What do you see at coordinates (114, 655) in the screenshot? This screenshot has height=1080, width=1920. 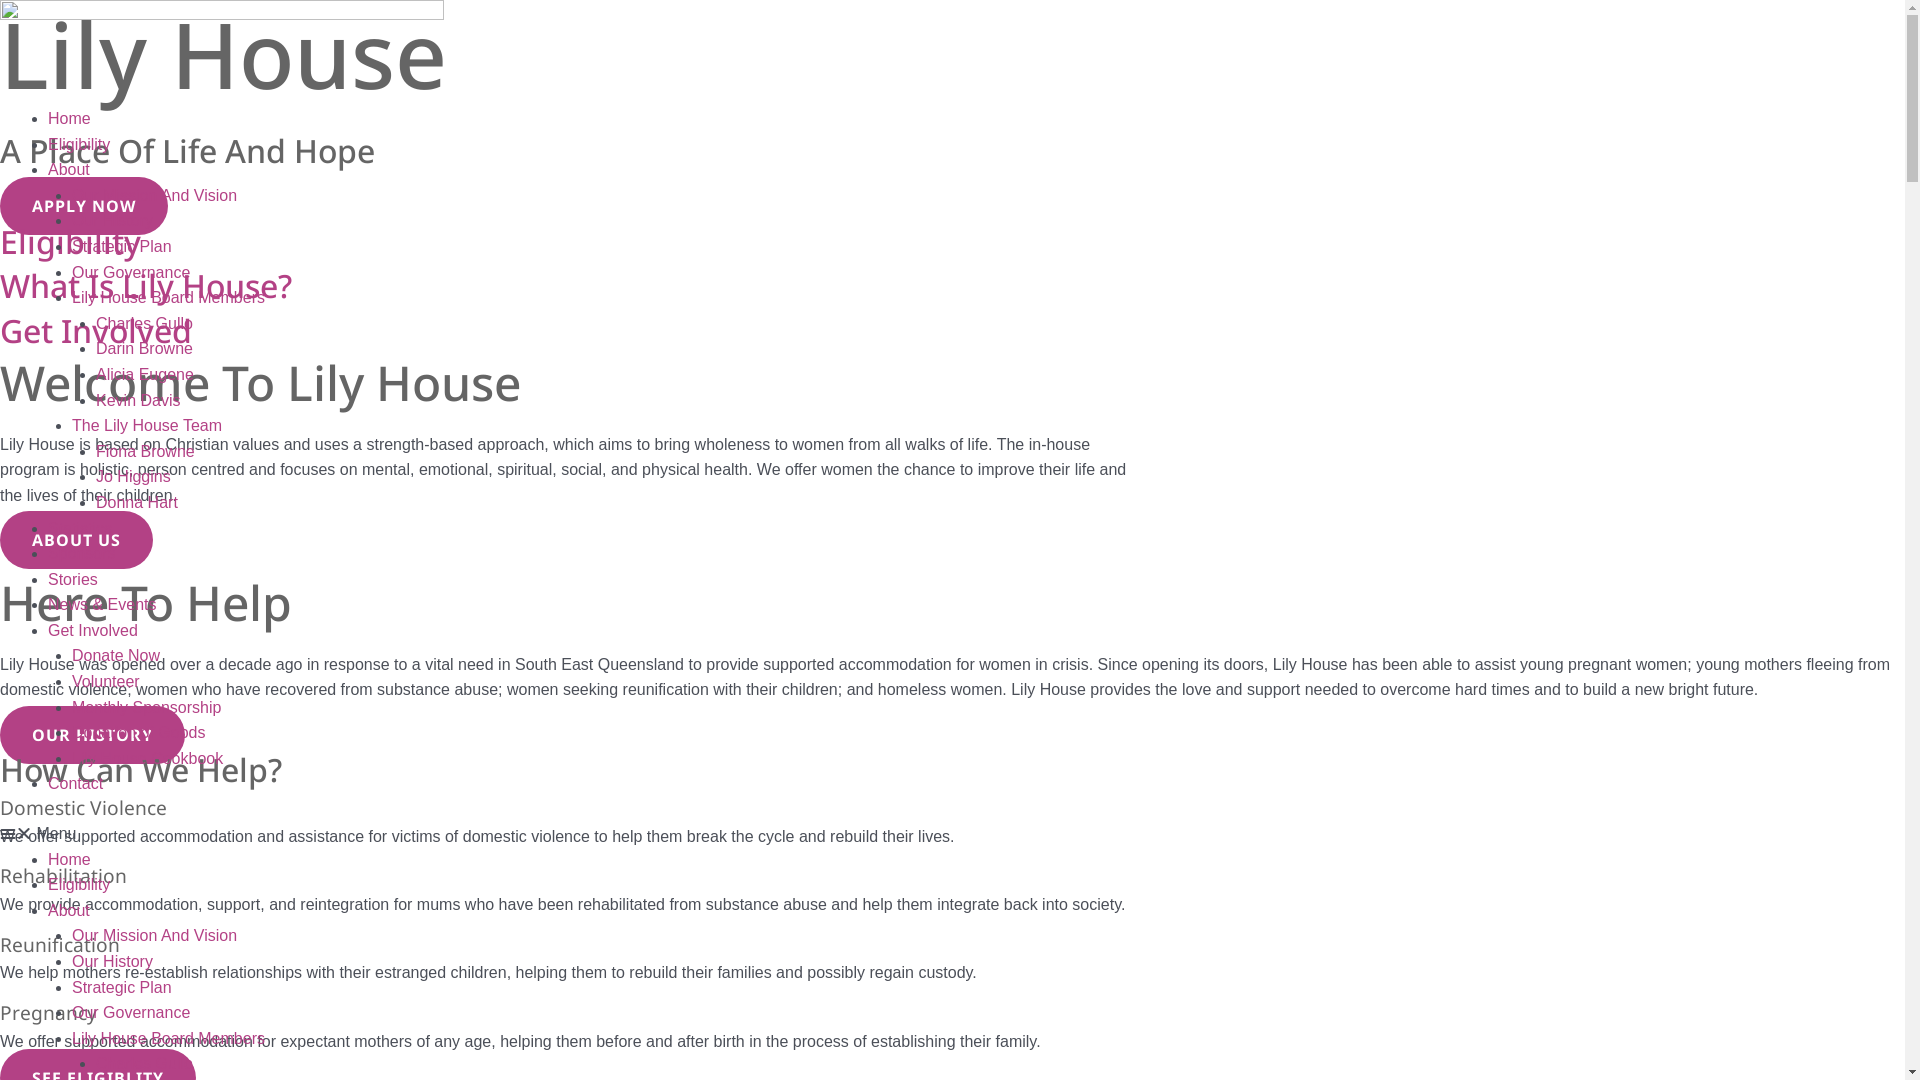 I see `'Donate Now'` at bounding box center [114, 655].